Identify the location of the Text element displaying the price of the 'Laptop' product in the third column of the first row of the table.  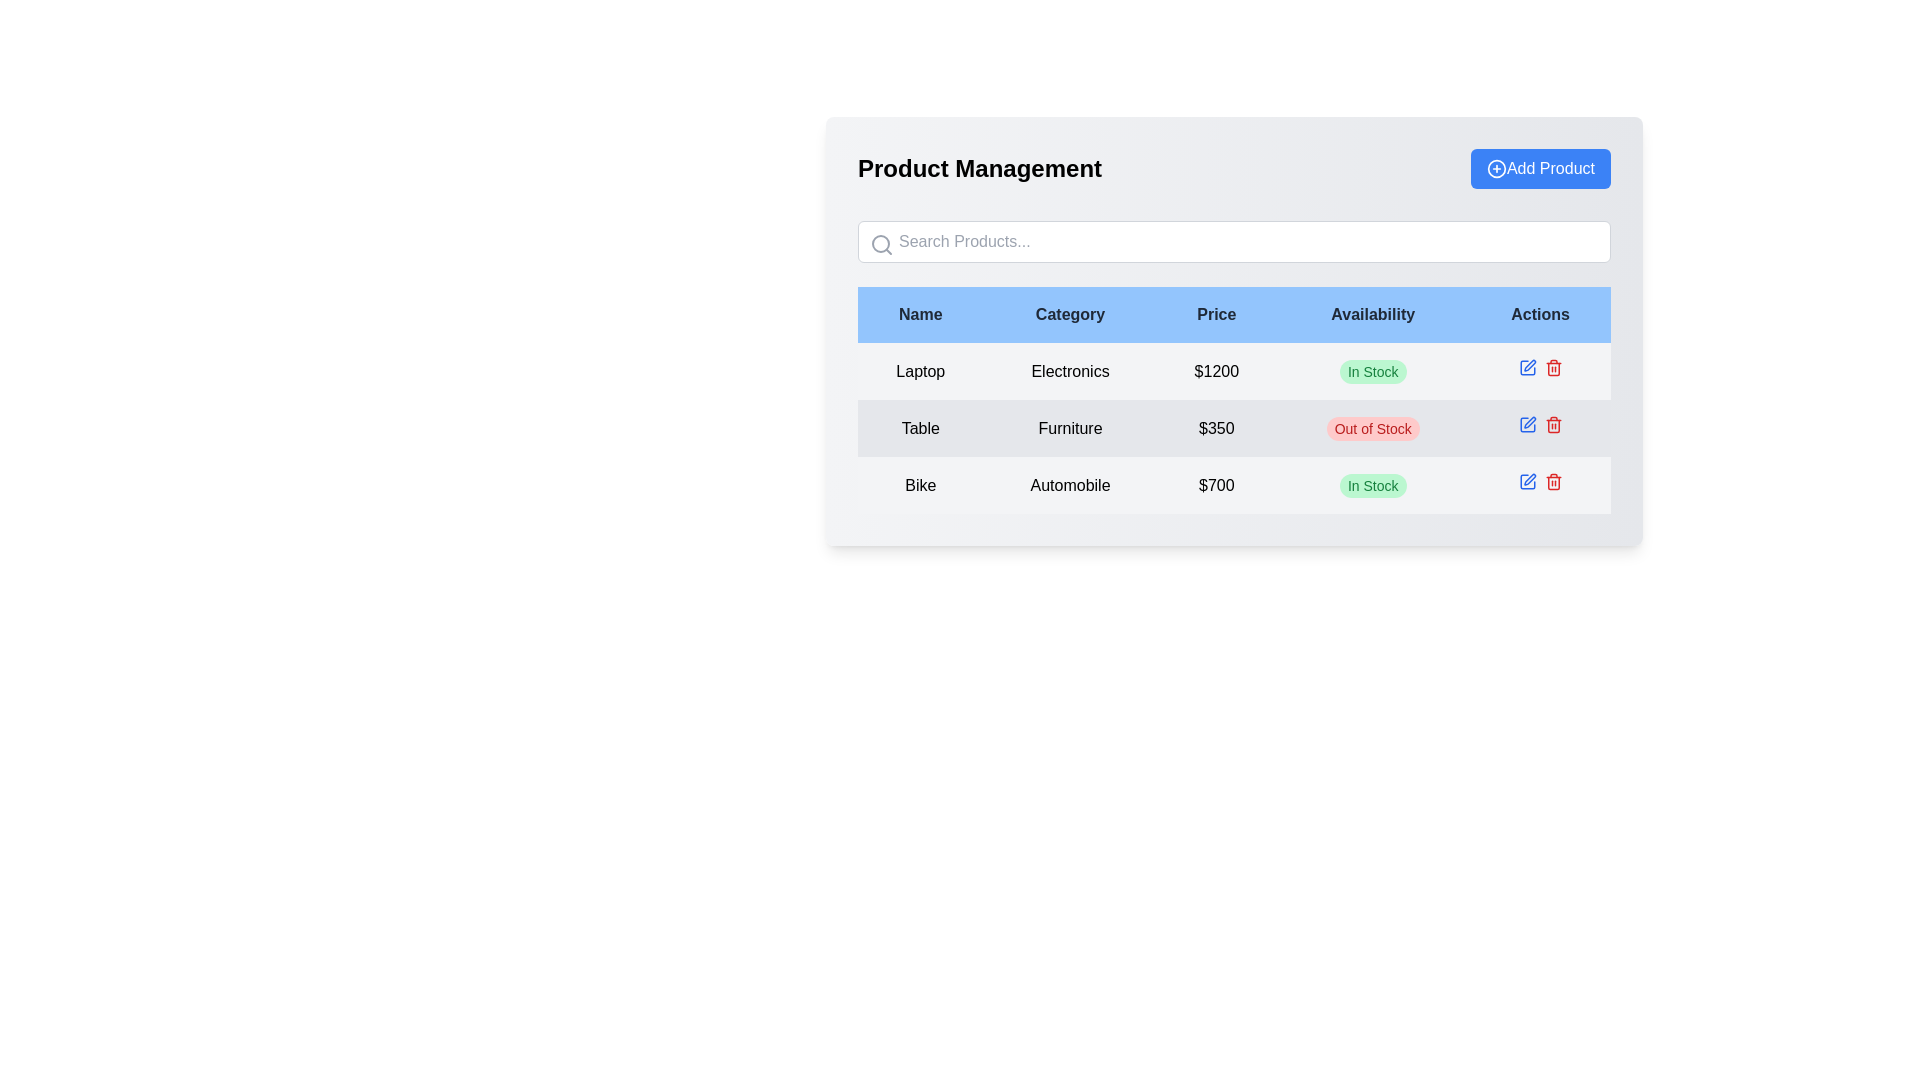
(1215, 371).